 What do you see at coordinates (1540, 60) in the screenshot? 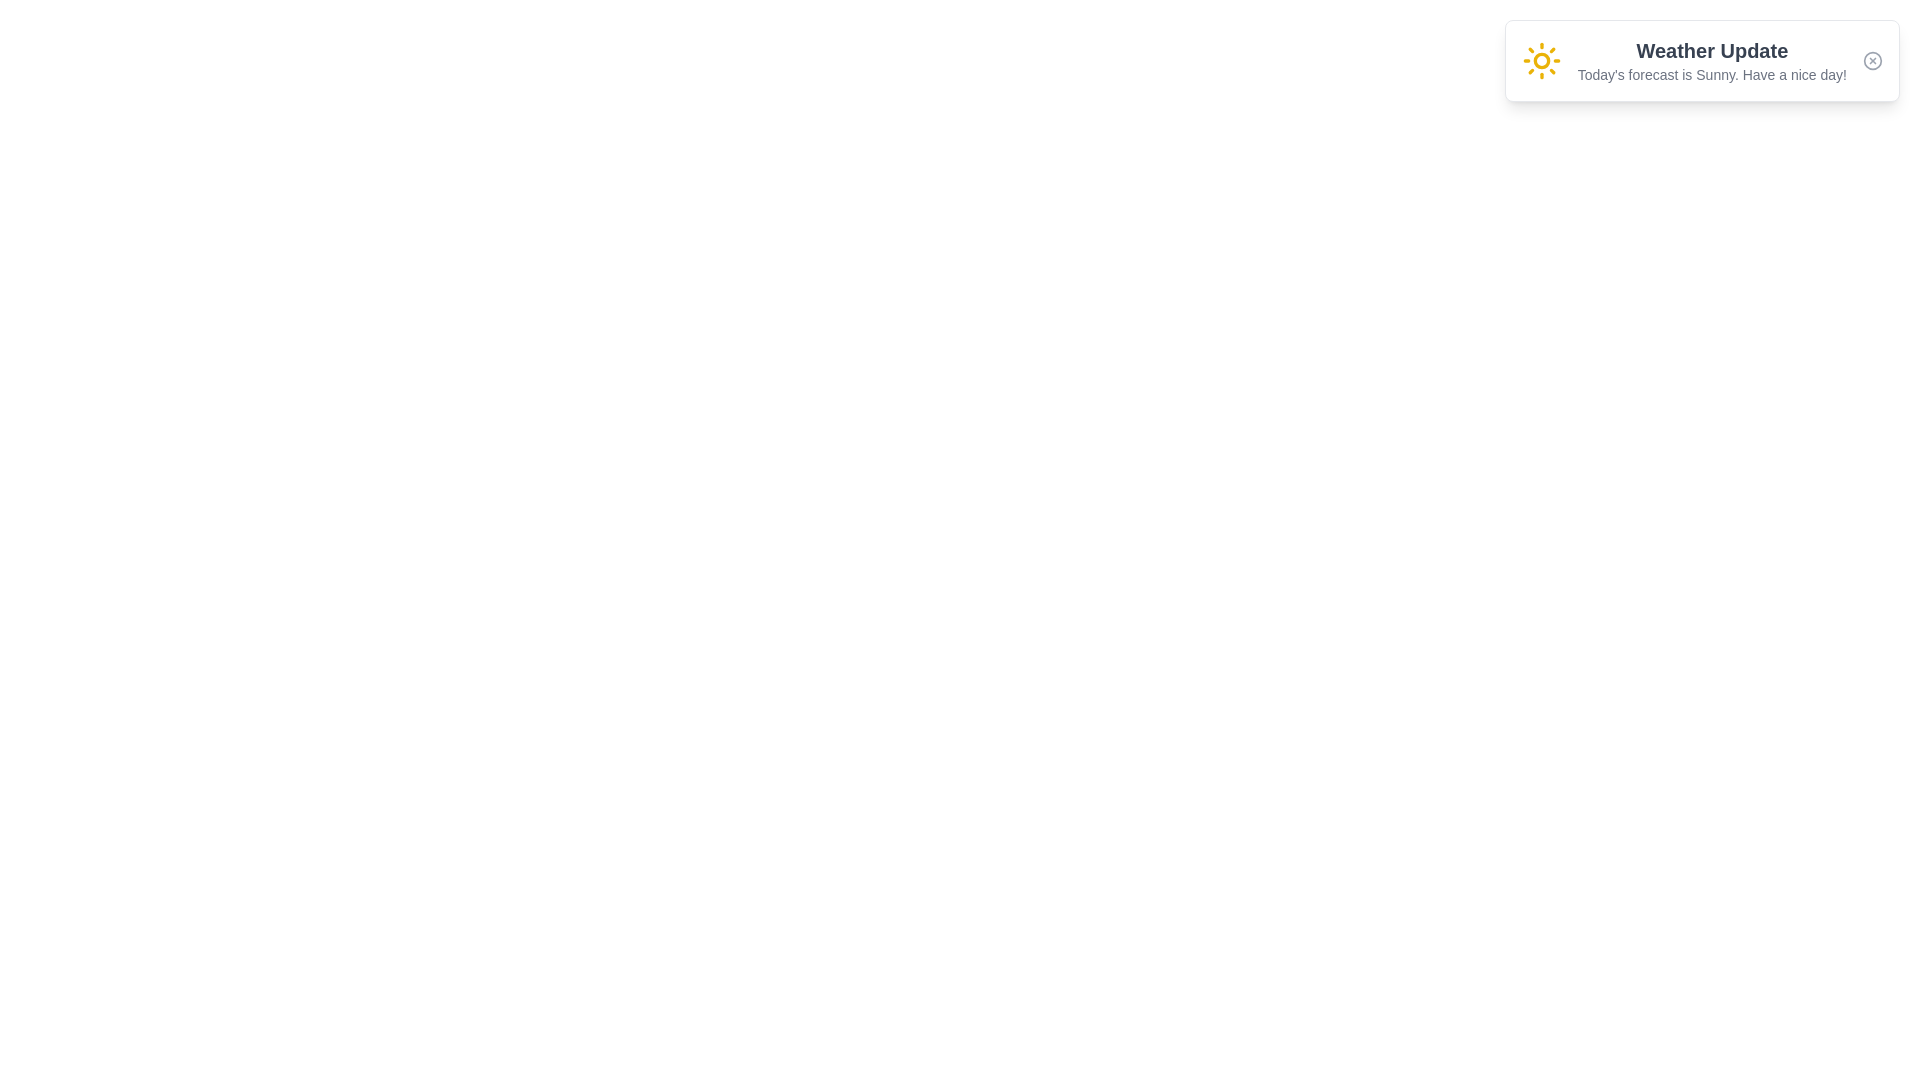
I see `the sun icon, which has a circular center with radiating lines styled in yellow and is located adjacent to the 'Weather Update' heading text` at bounding box center [1540, 60].